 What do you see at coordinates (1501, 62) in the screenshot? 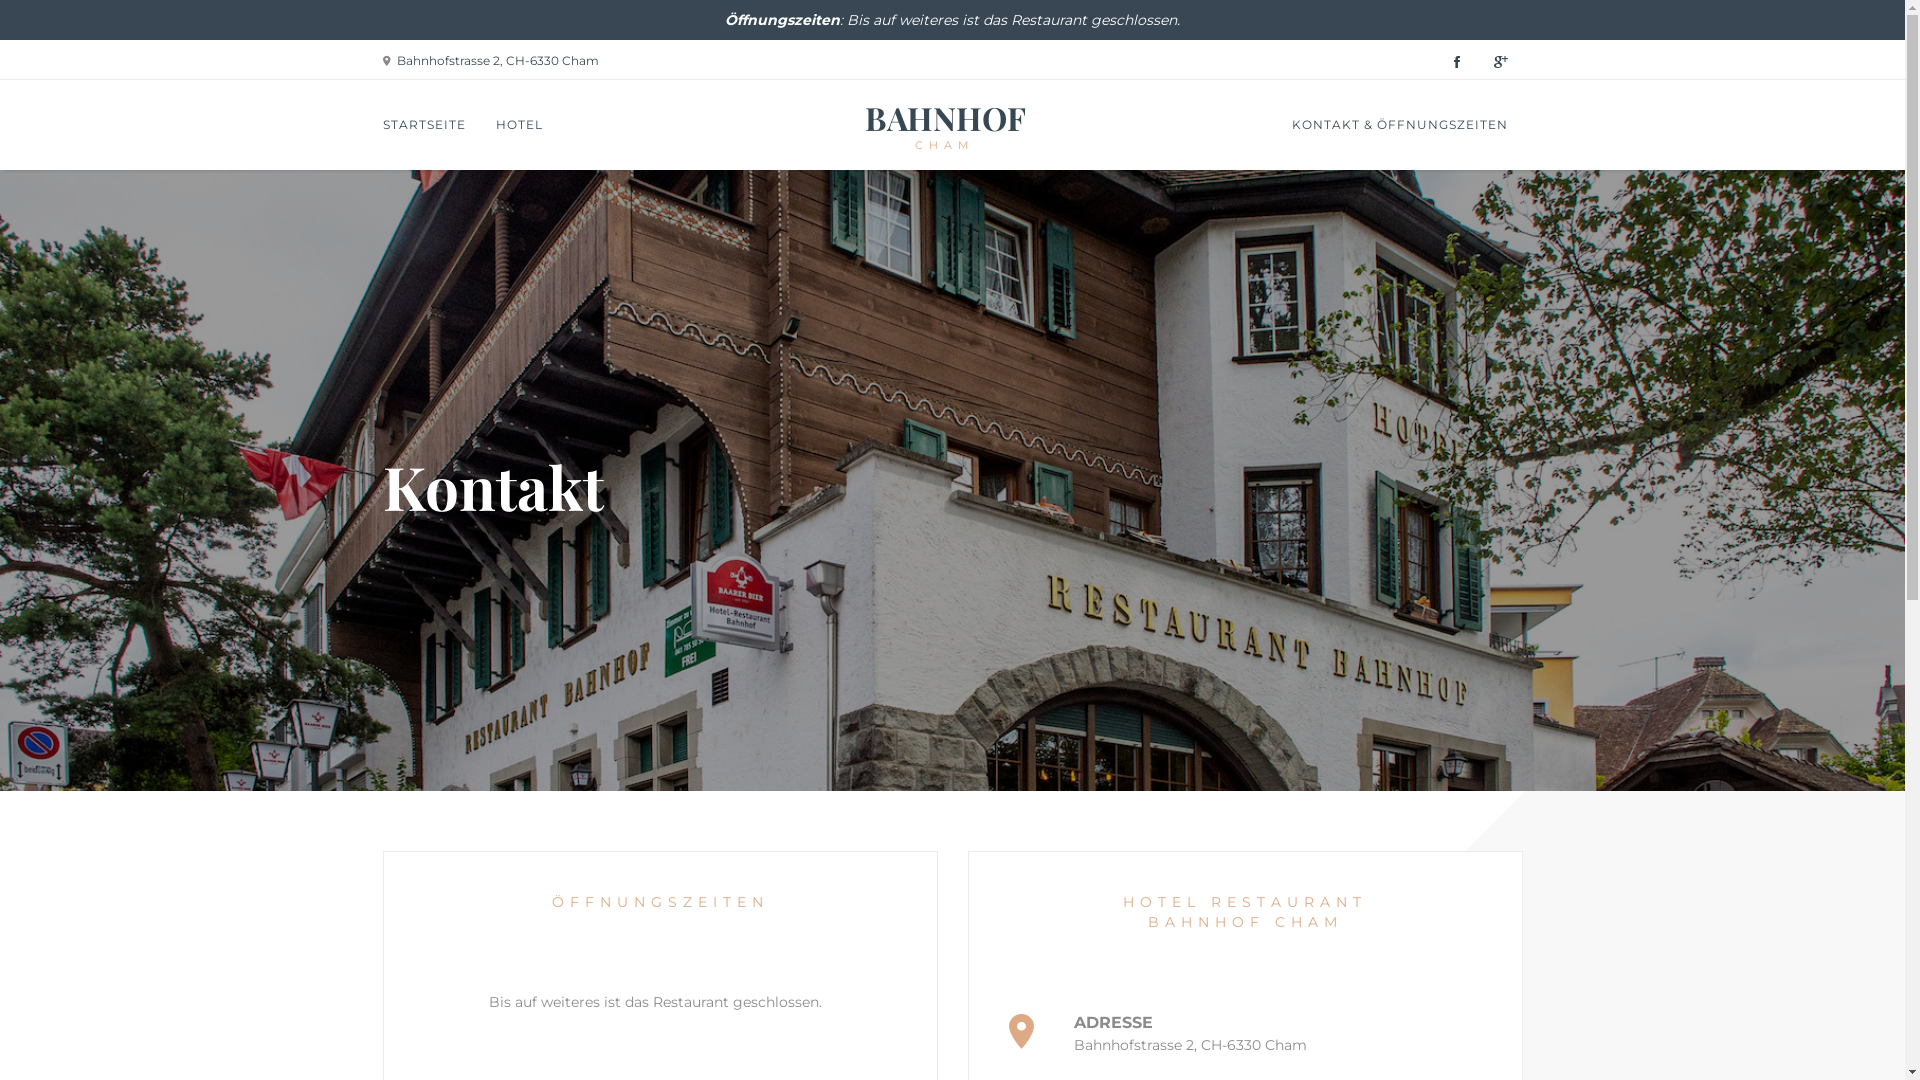
I see `'Google Plus | Hotel Restaurant Bahnhof Cham'` at bounding box center [1501, 62].